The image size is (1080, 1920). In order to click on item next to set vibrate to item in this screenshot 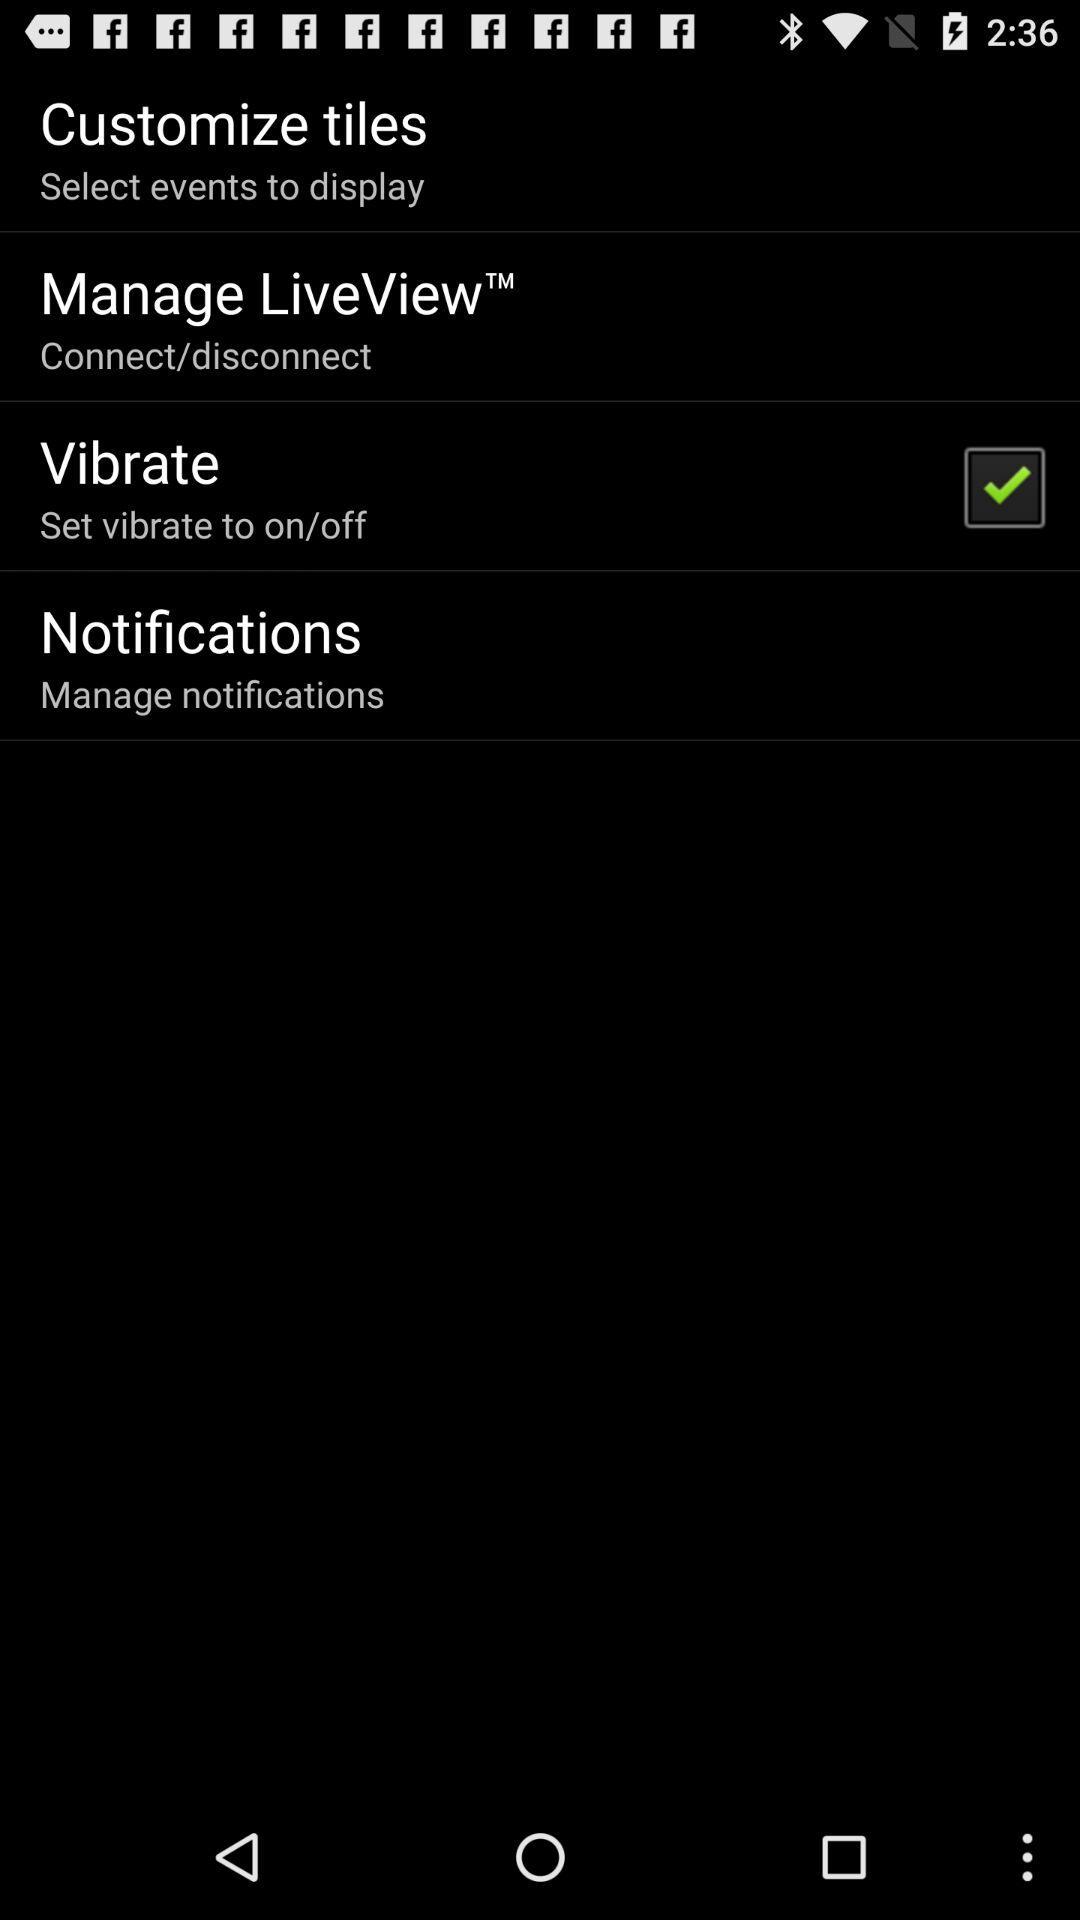, I will do `click(1003, 485)`.